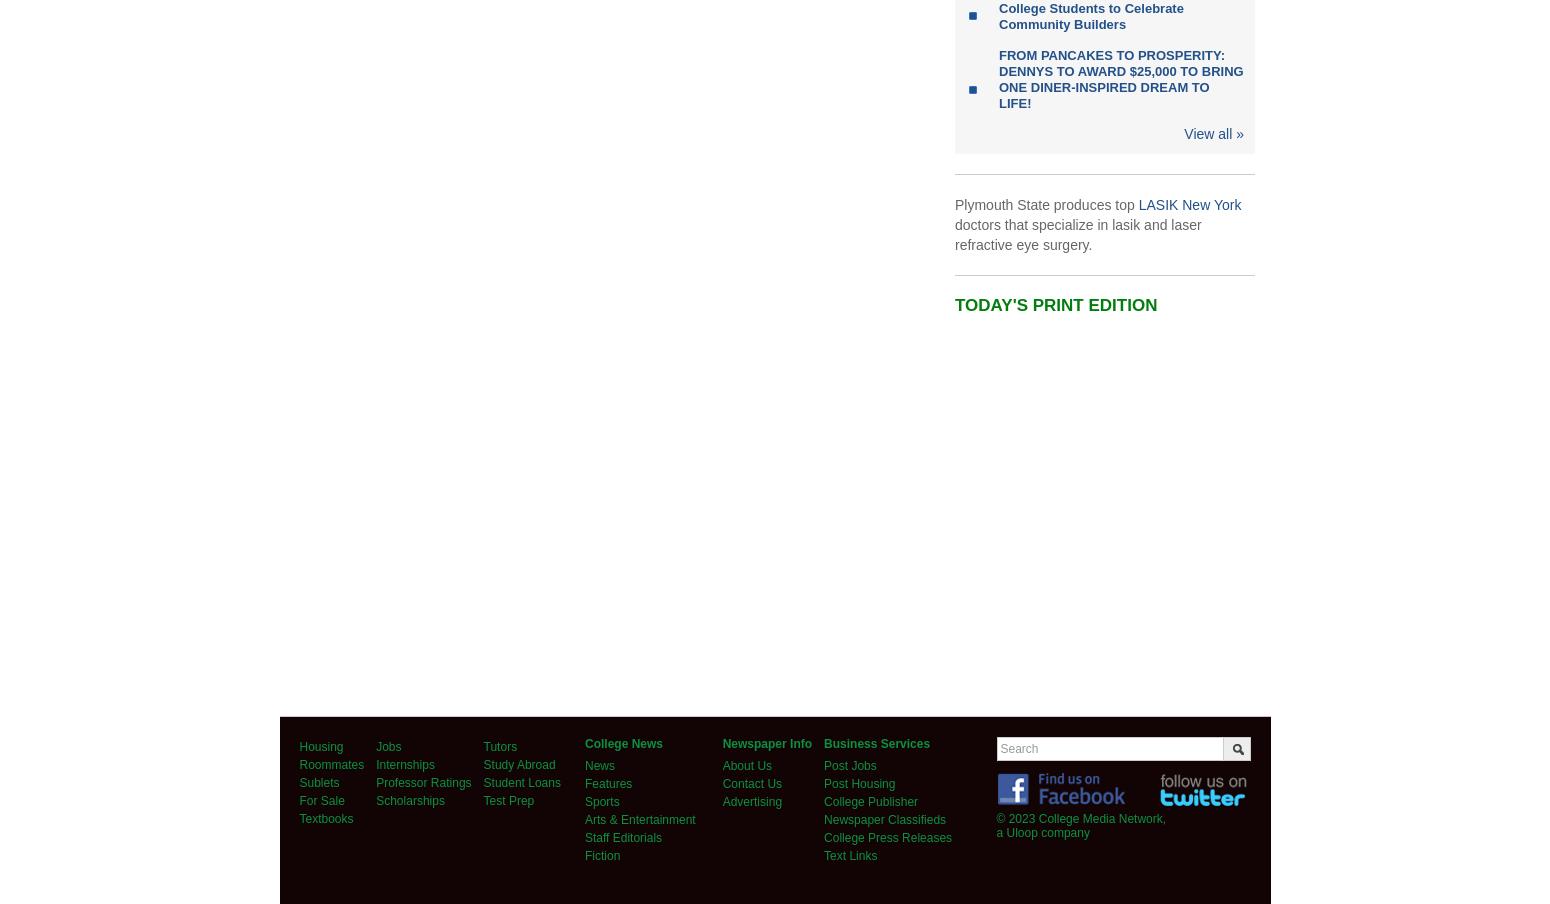  I want to click on 'FROM PANCAKES TO PROSPERITY: DENNYS TO AWARD $25,000 TO BRING ONE DINER-INSPIRED DREAM TO LIFE!', so click(1119, 79).